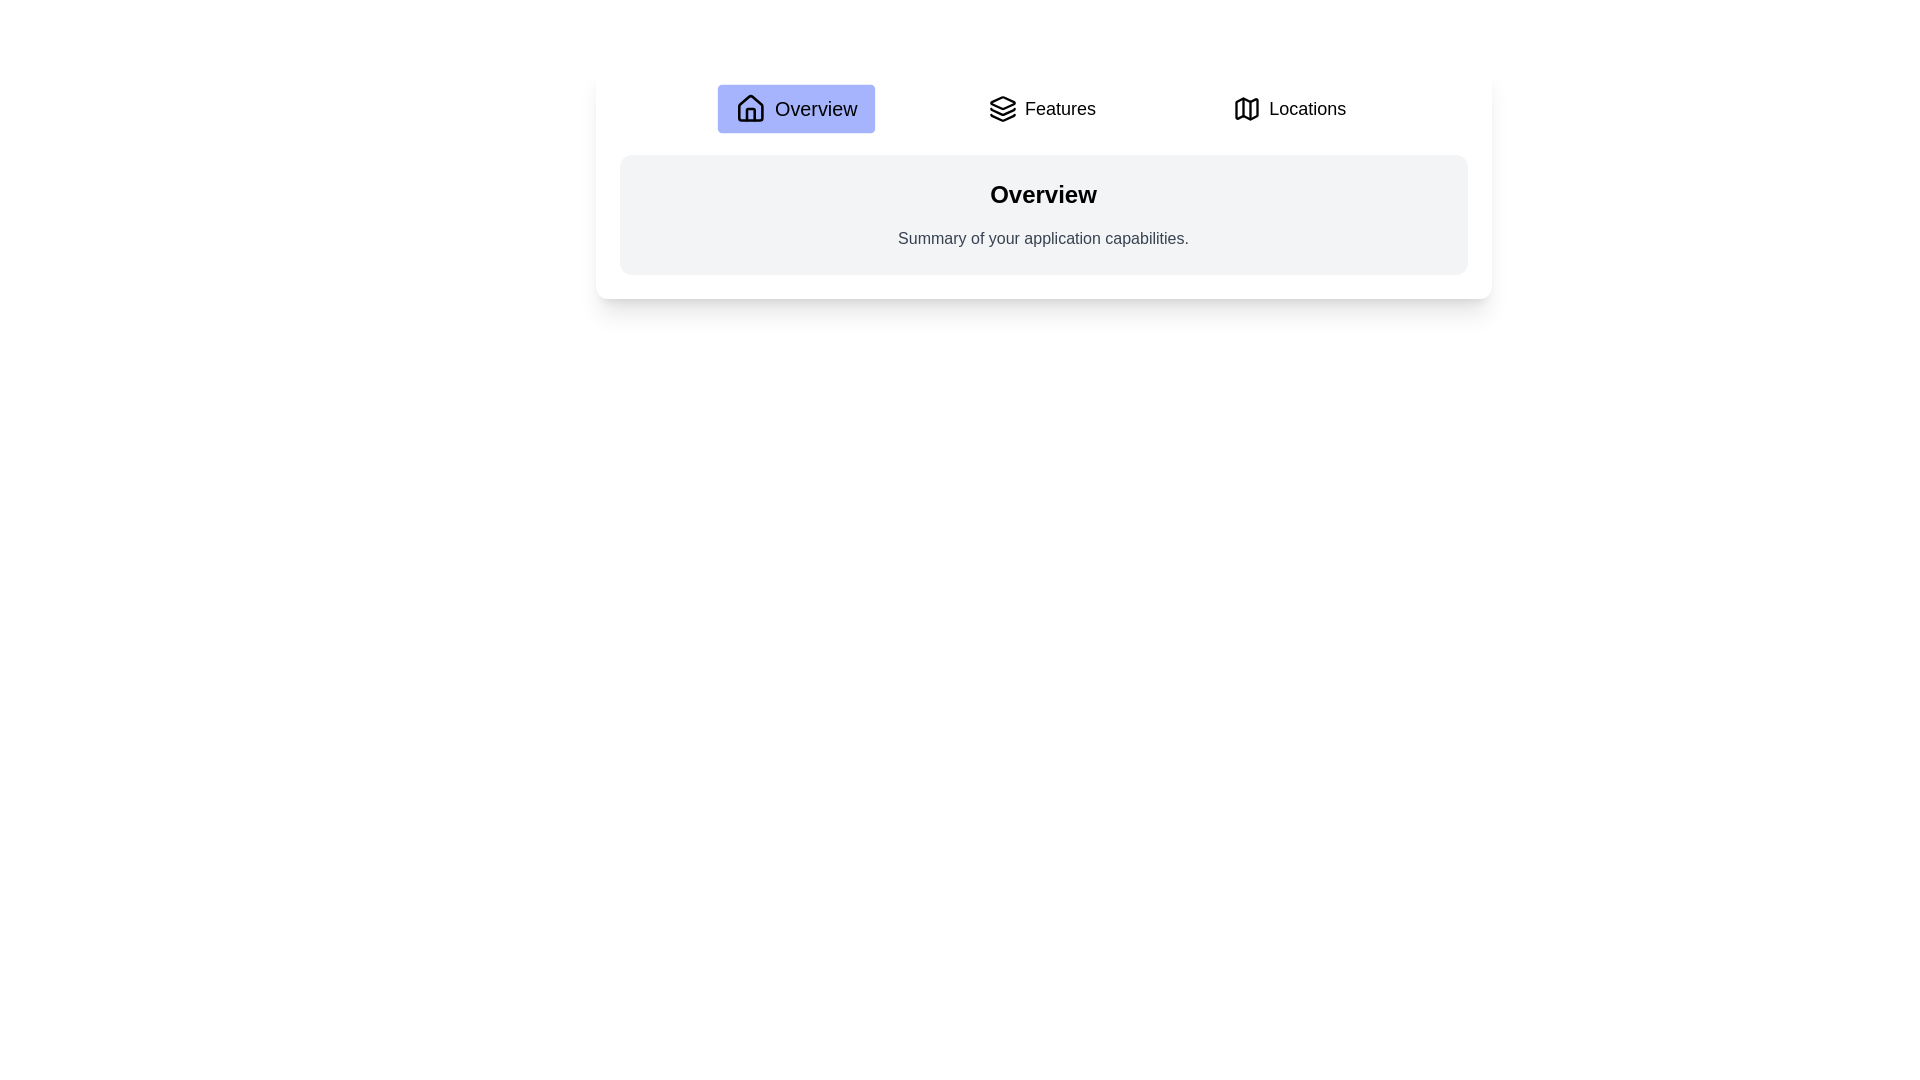 The image size is (1920, 1080). I want to click on the Locations tab to navigate to its content, so click(1289, 108).